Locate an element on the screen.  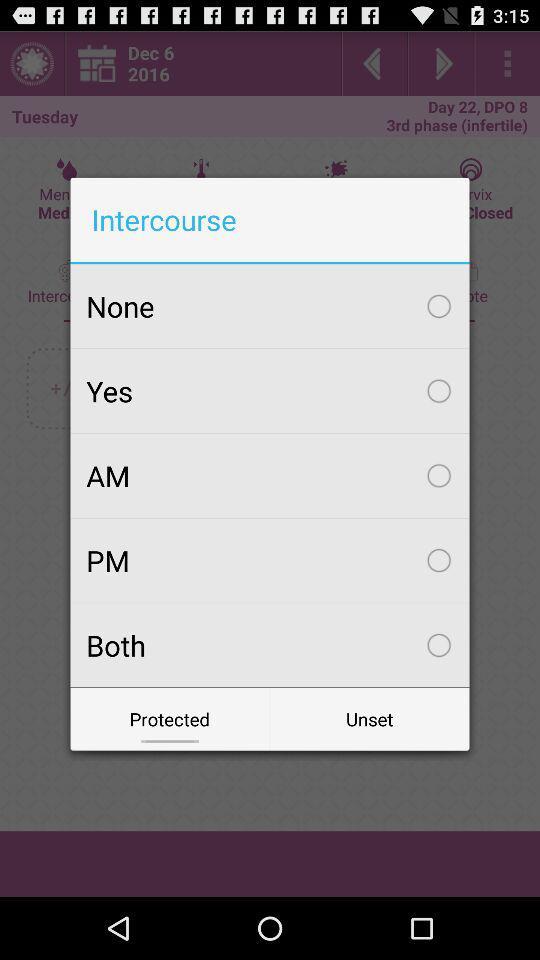
the icon above both icon is located at coordinates (270, 560).